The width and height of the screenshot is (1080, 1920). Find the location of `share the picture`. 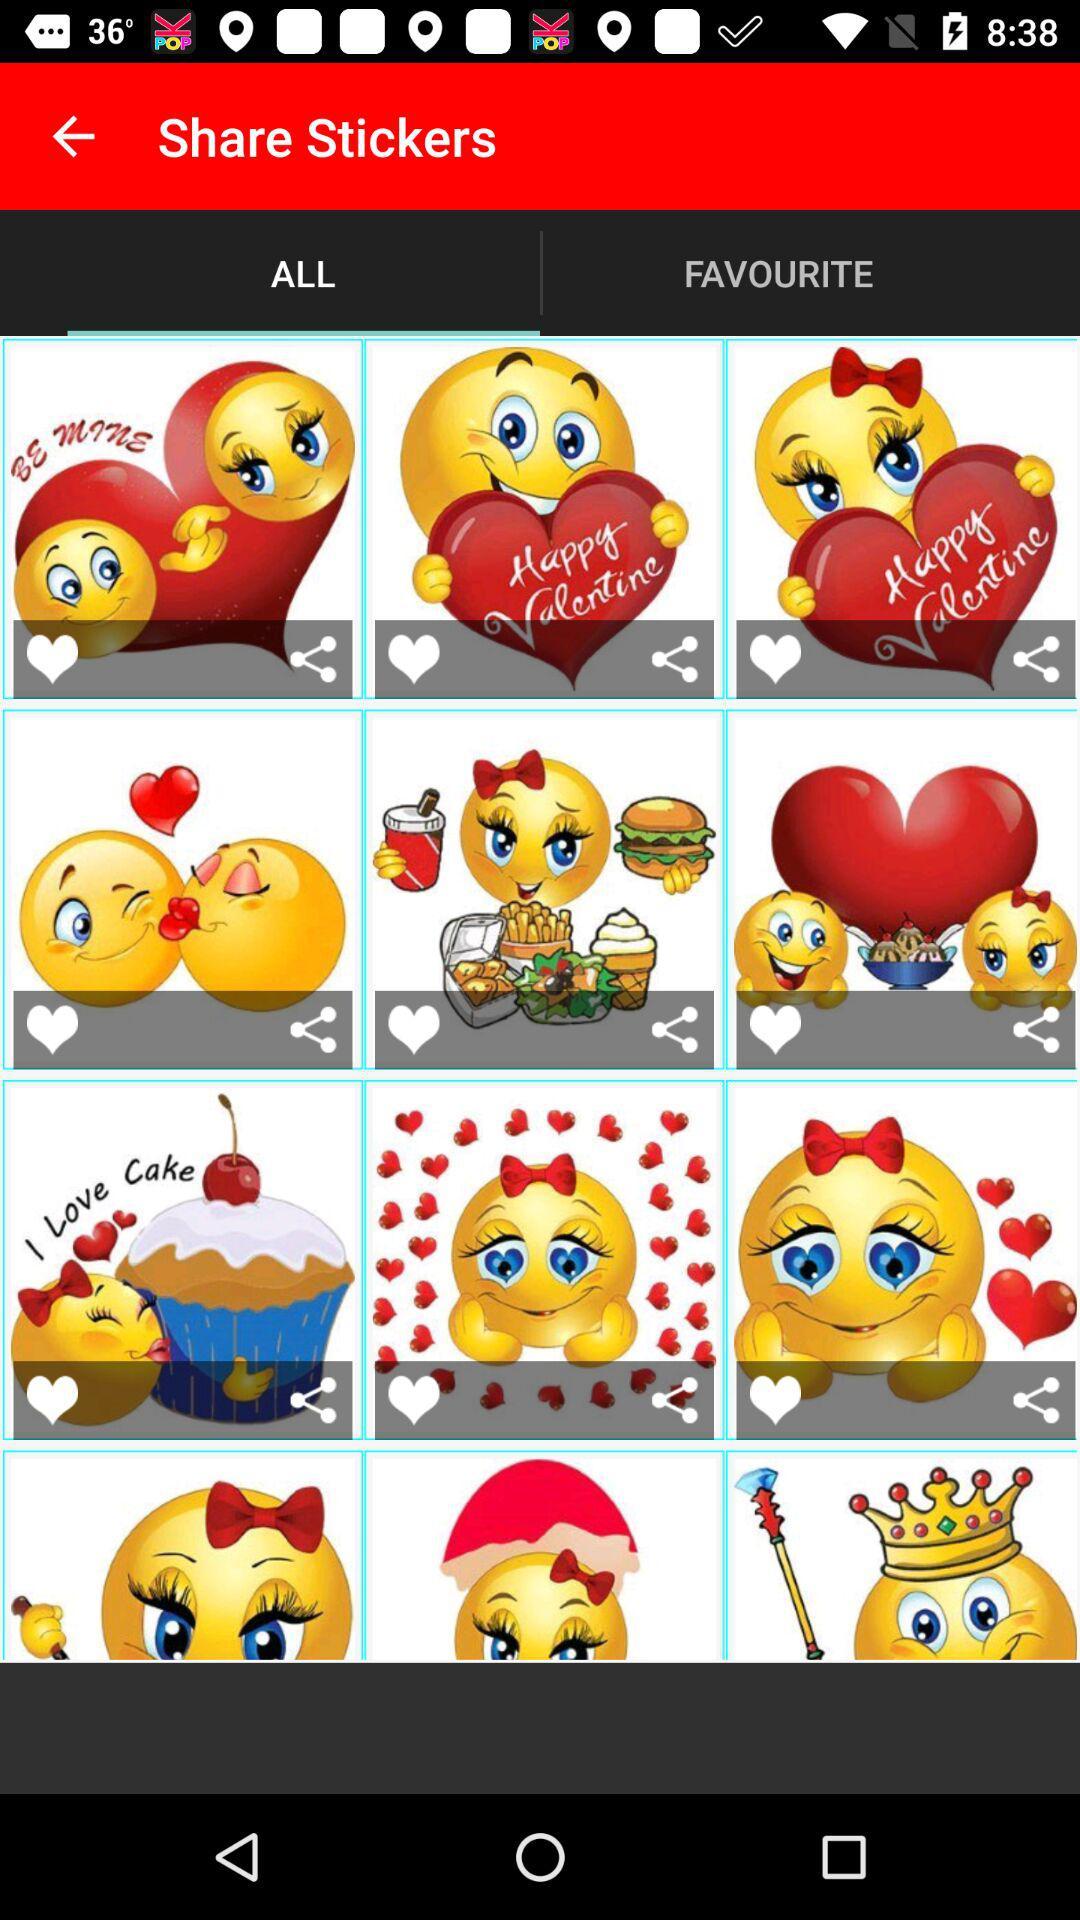

share the picture is located at coordinates (313, 1399).